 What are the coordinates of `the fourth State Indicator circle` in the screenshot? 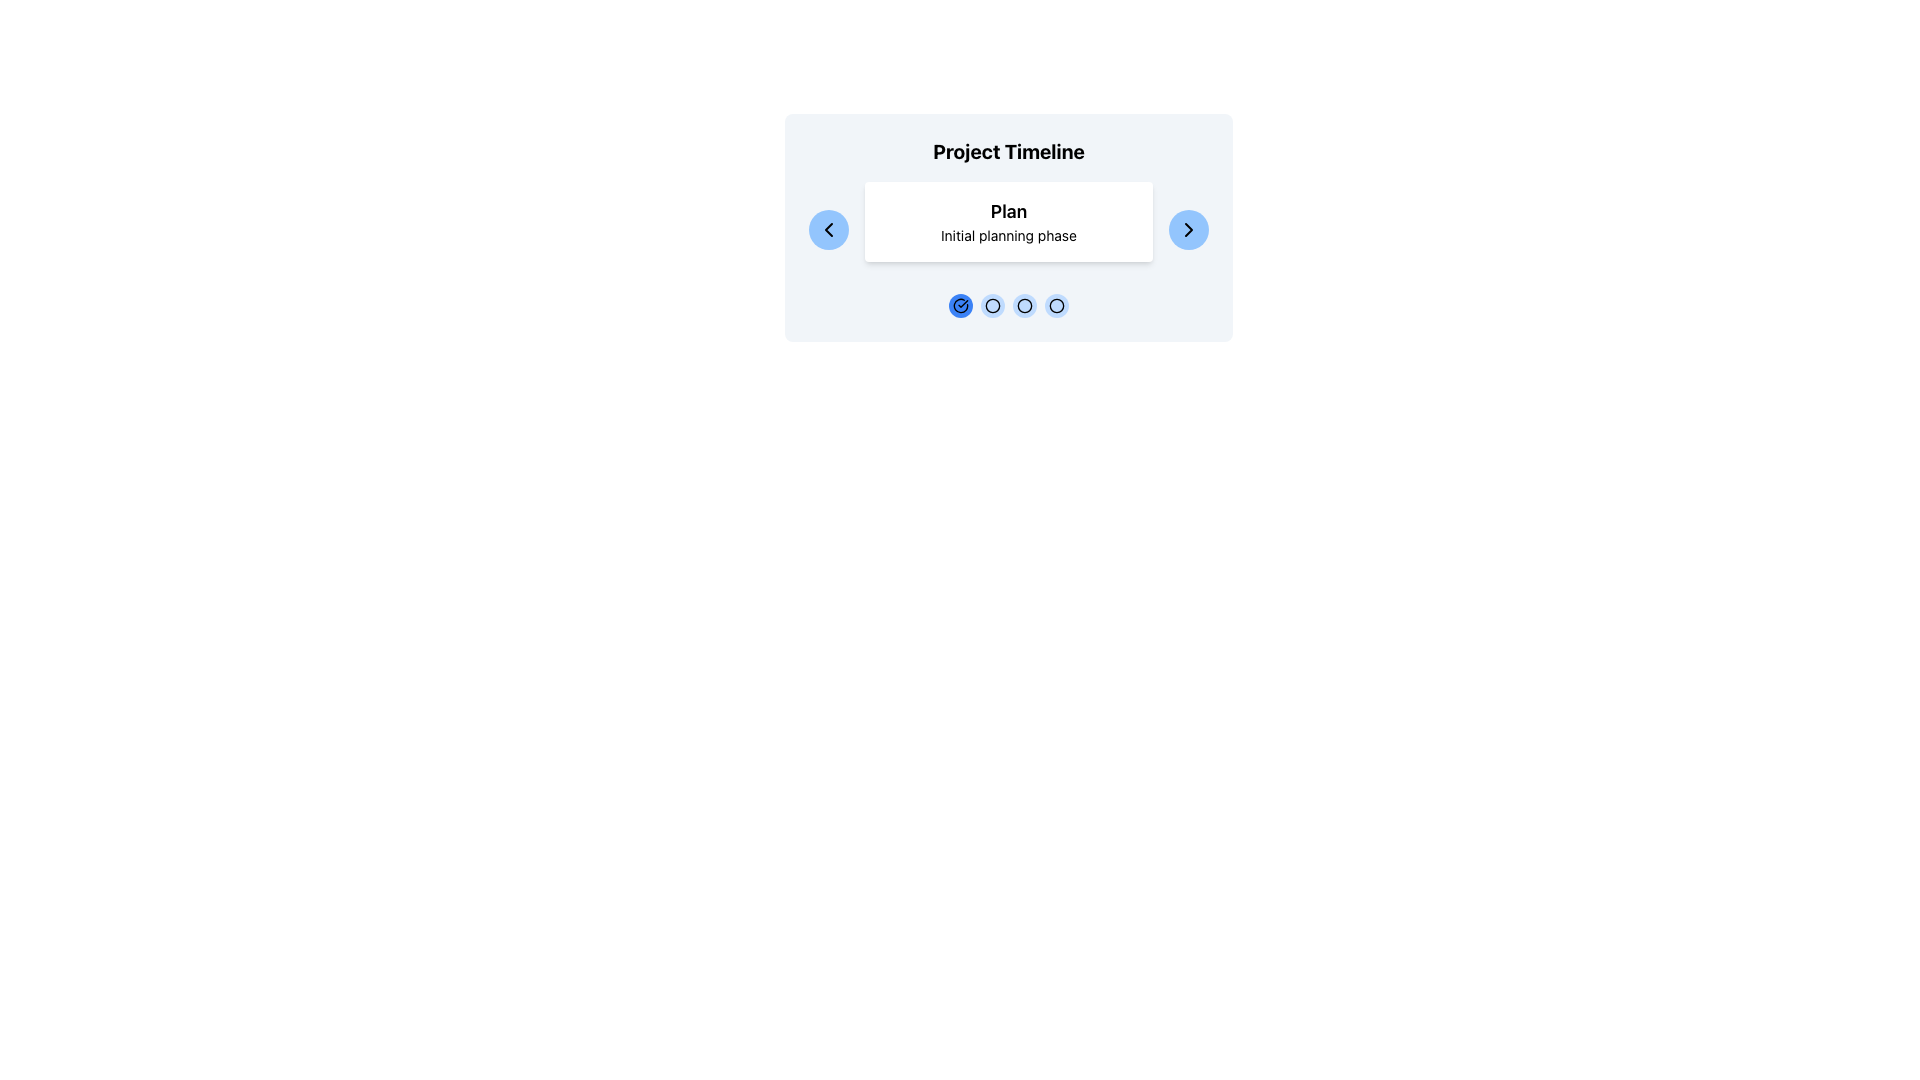 It's located at (1055, 305).